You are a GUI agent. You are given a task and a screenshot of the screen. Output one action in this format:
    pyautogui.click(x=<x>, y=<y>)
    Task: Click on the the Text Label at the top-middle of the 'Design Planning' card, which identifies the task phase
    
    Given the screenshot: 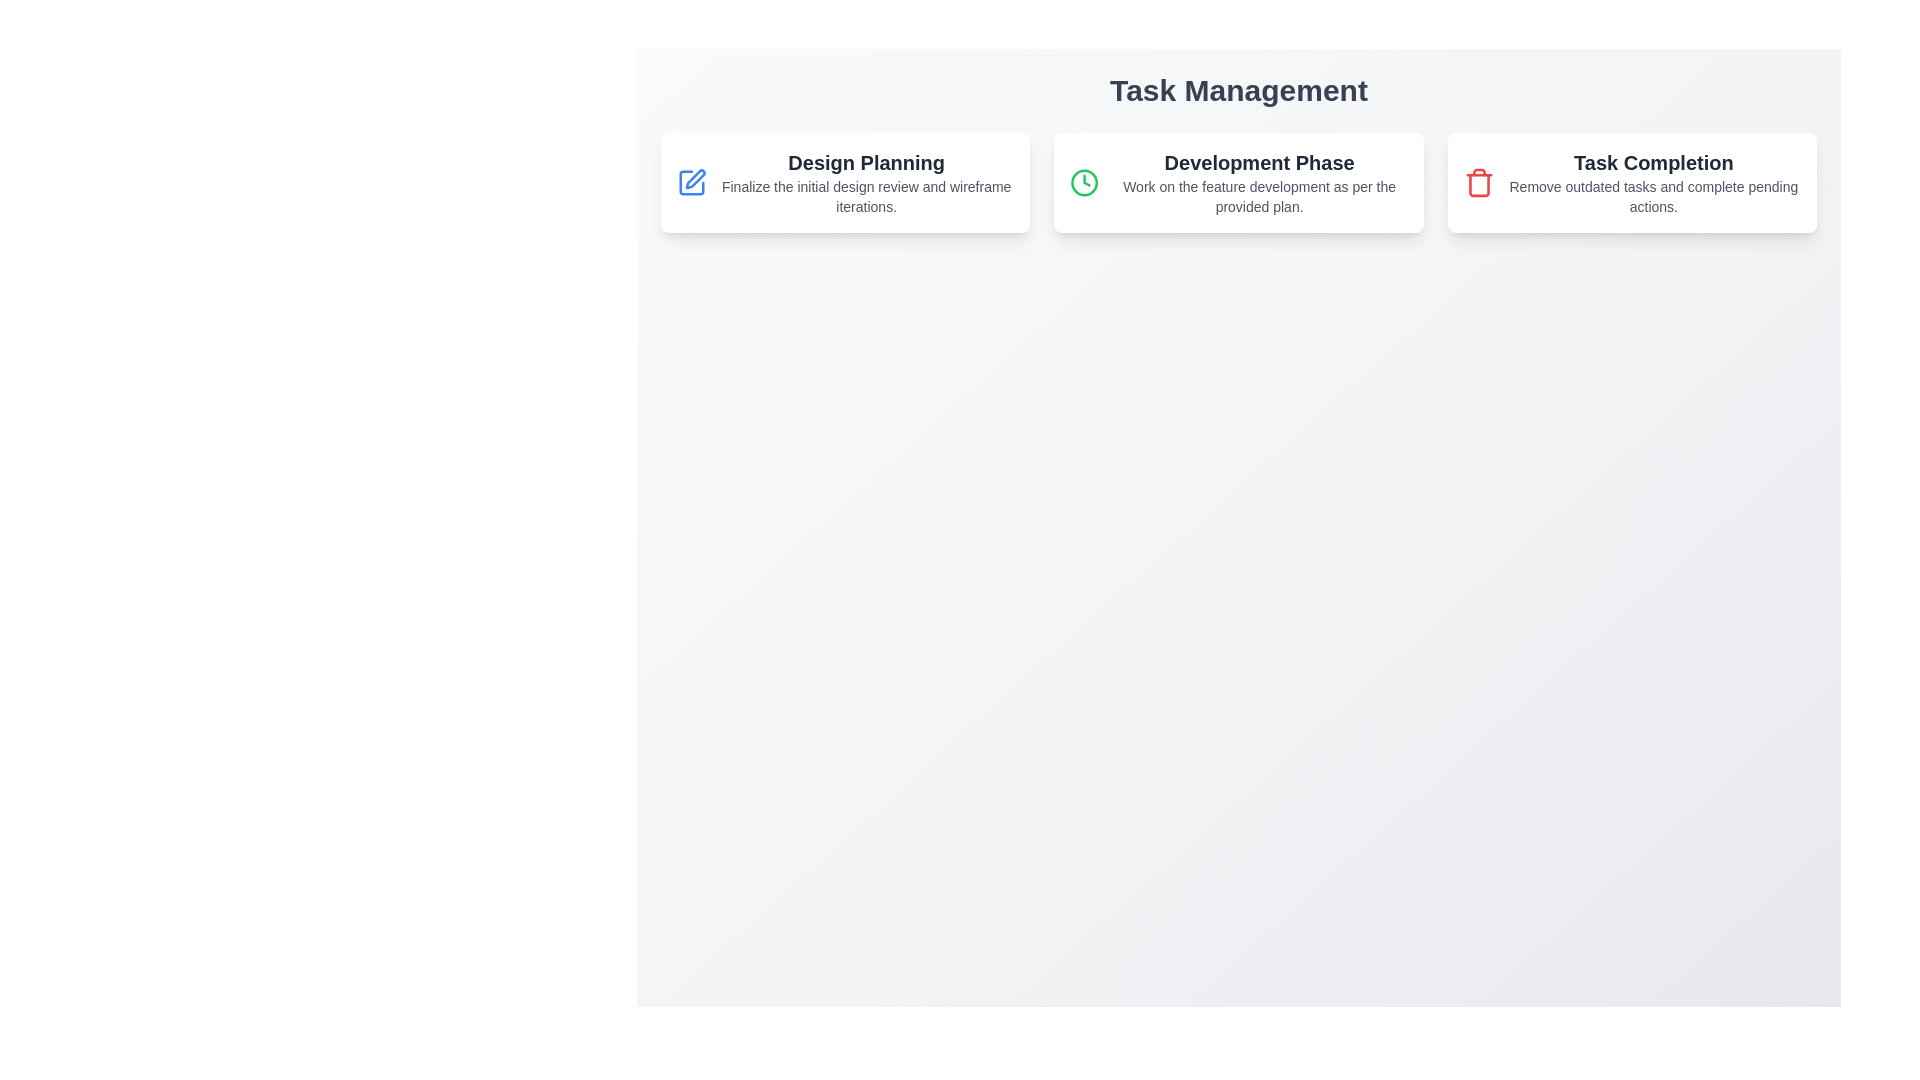 What is the action you would take?
    pyautogui.click(x=866, y=161)
    